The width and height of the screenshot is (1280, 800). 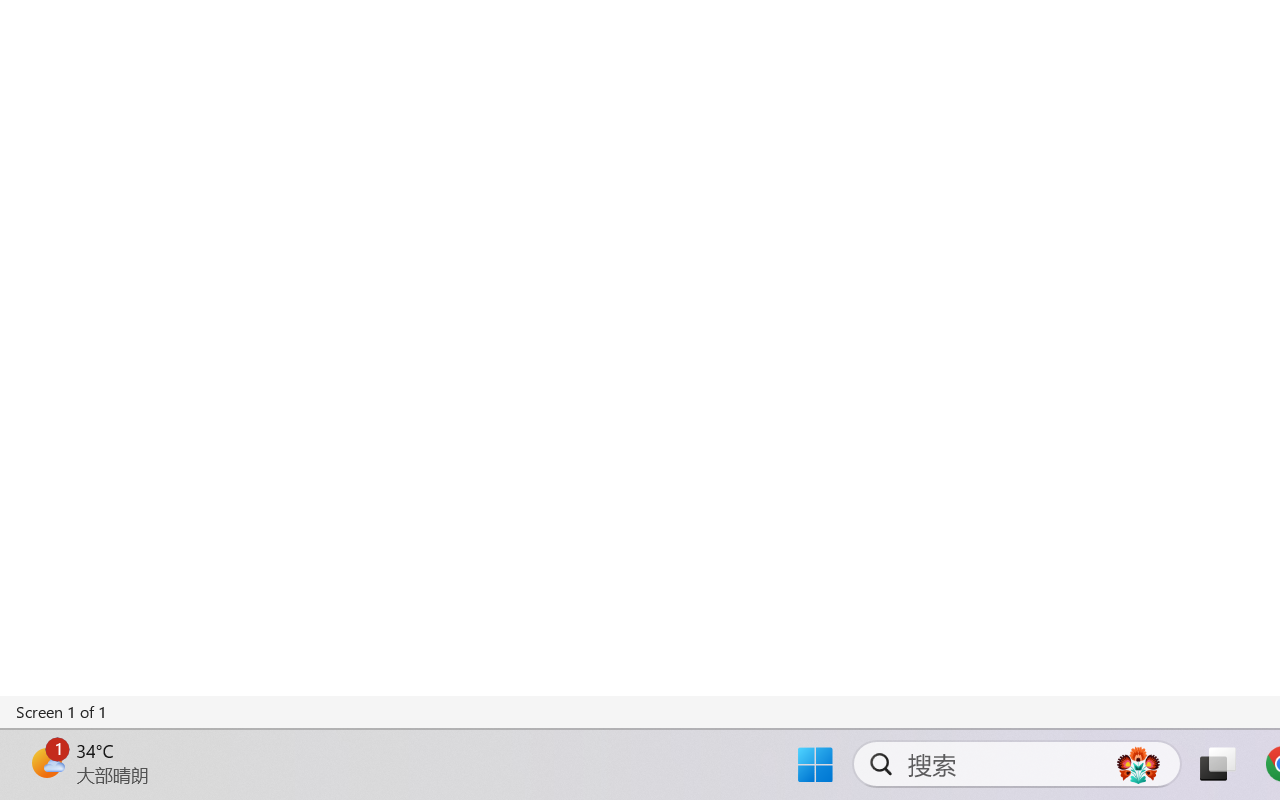 I want to click on 'AutomationID: BadgeAnchorLargeTicker', so click(x=46, y=762).